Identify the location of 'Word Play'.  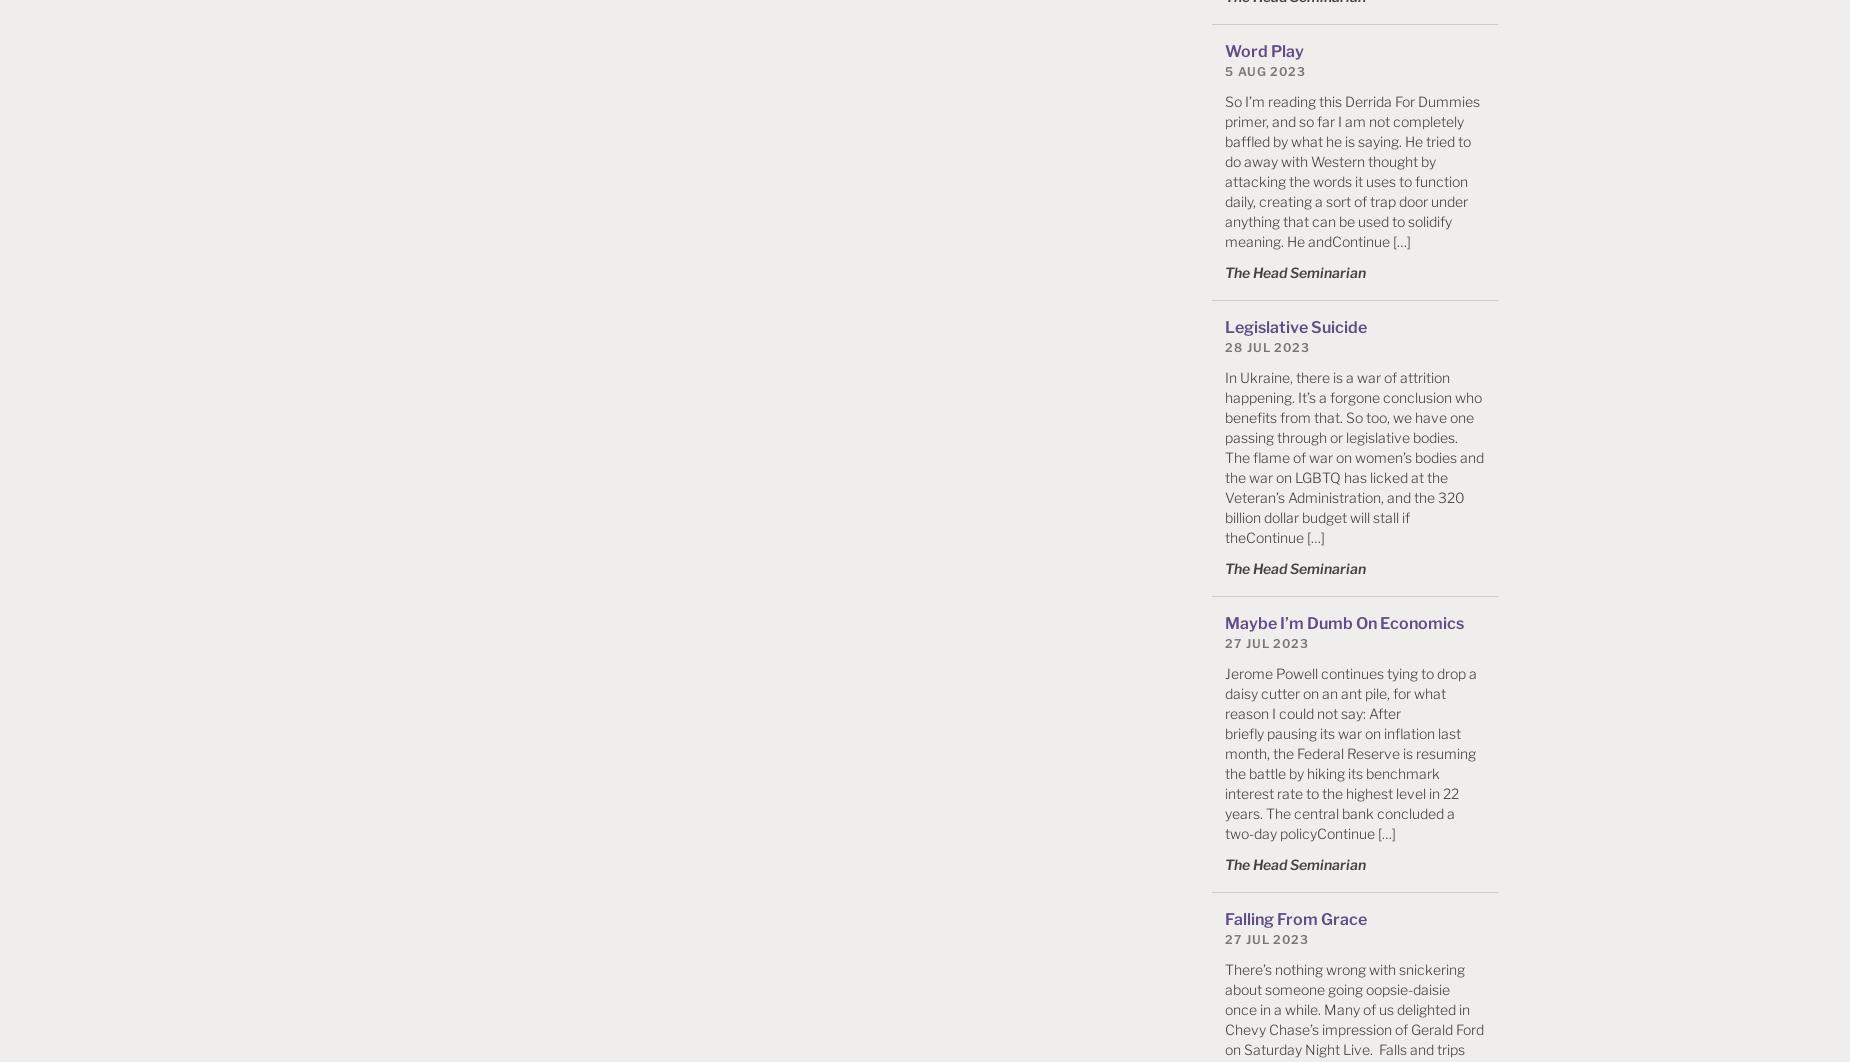
(1224, 50).